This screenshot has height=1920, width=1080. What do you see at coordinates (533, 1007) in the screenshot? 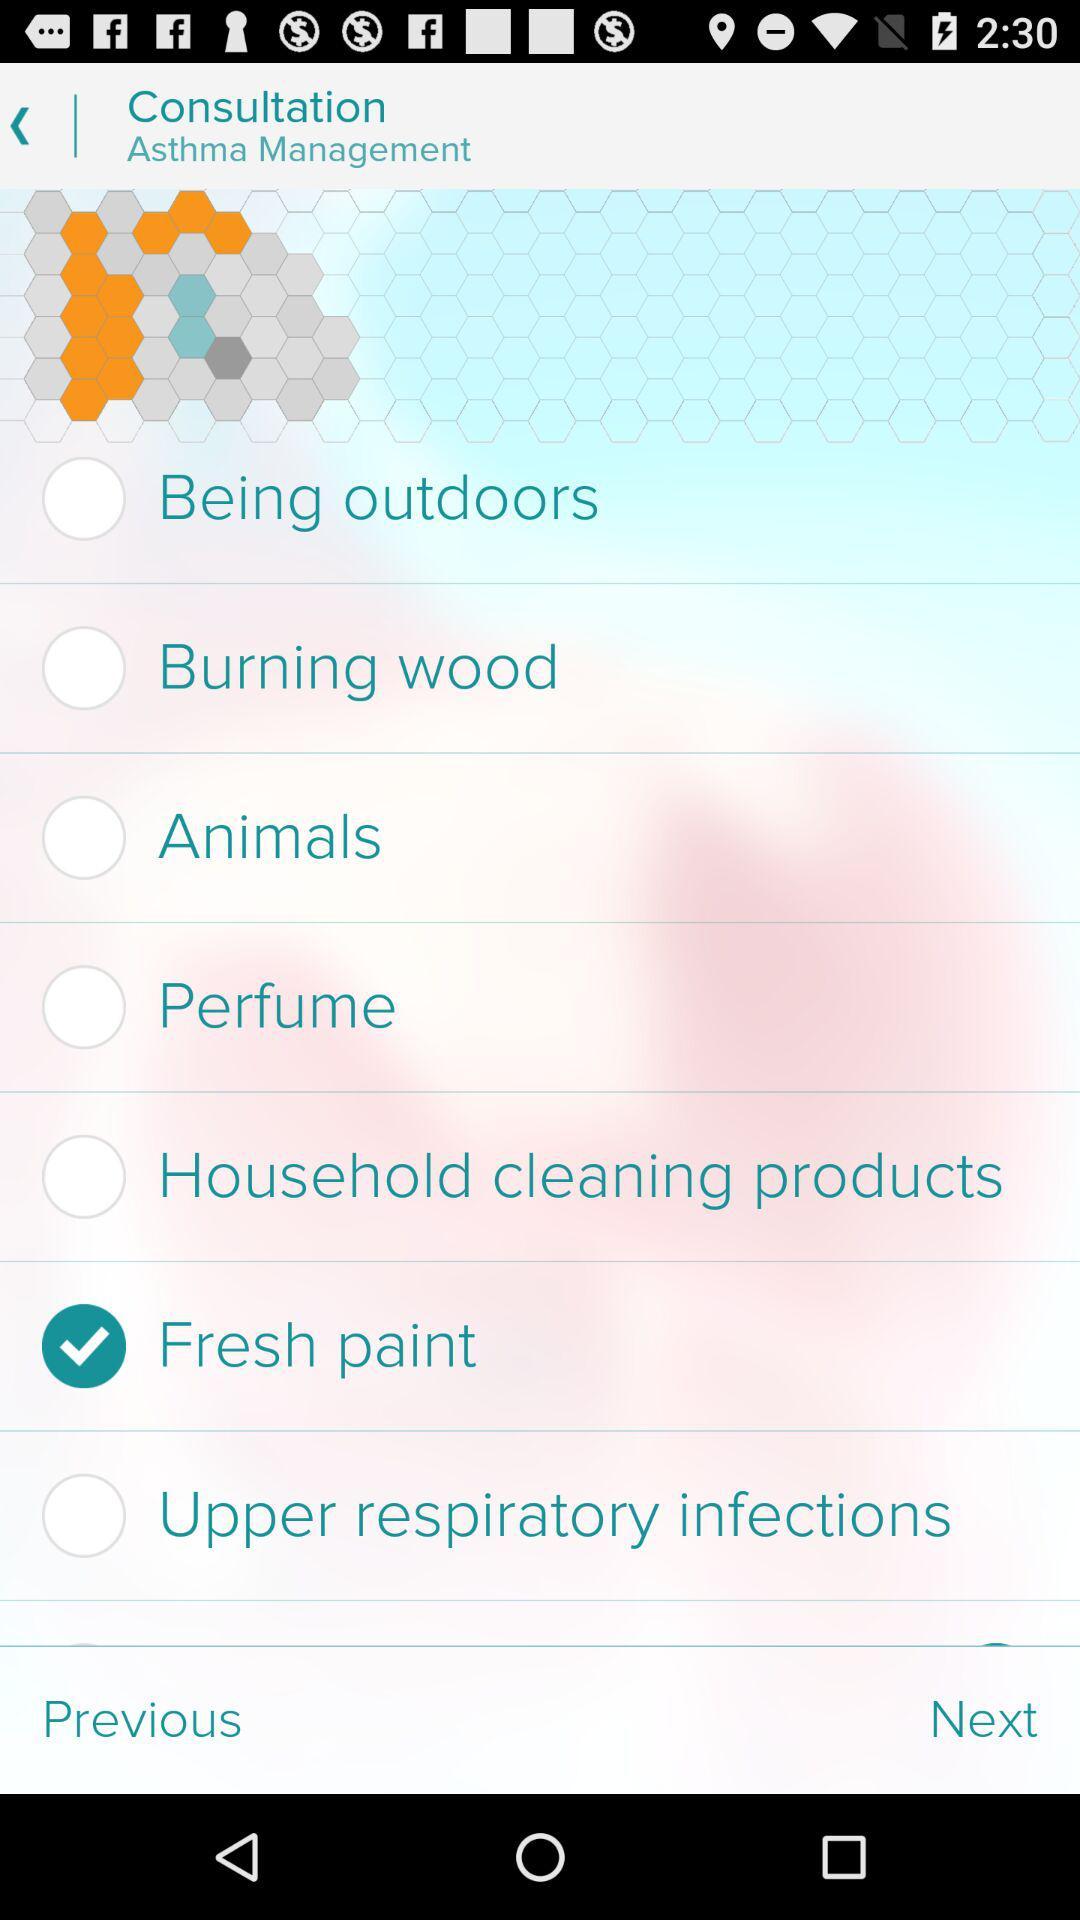
I see `the perfume checkbox` at bounding box center [533, 1007].